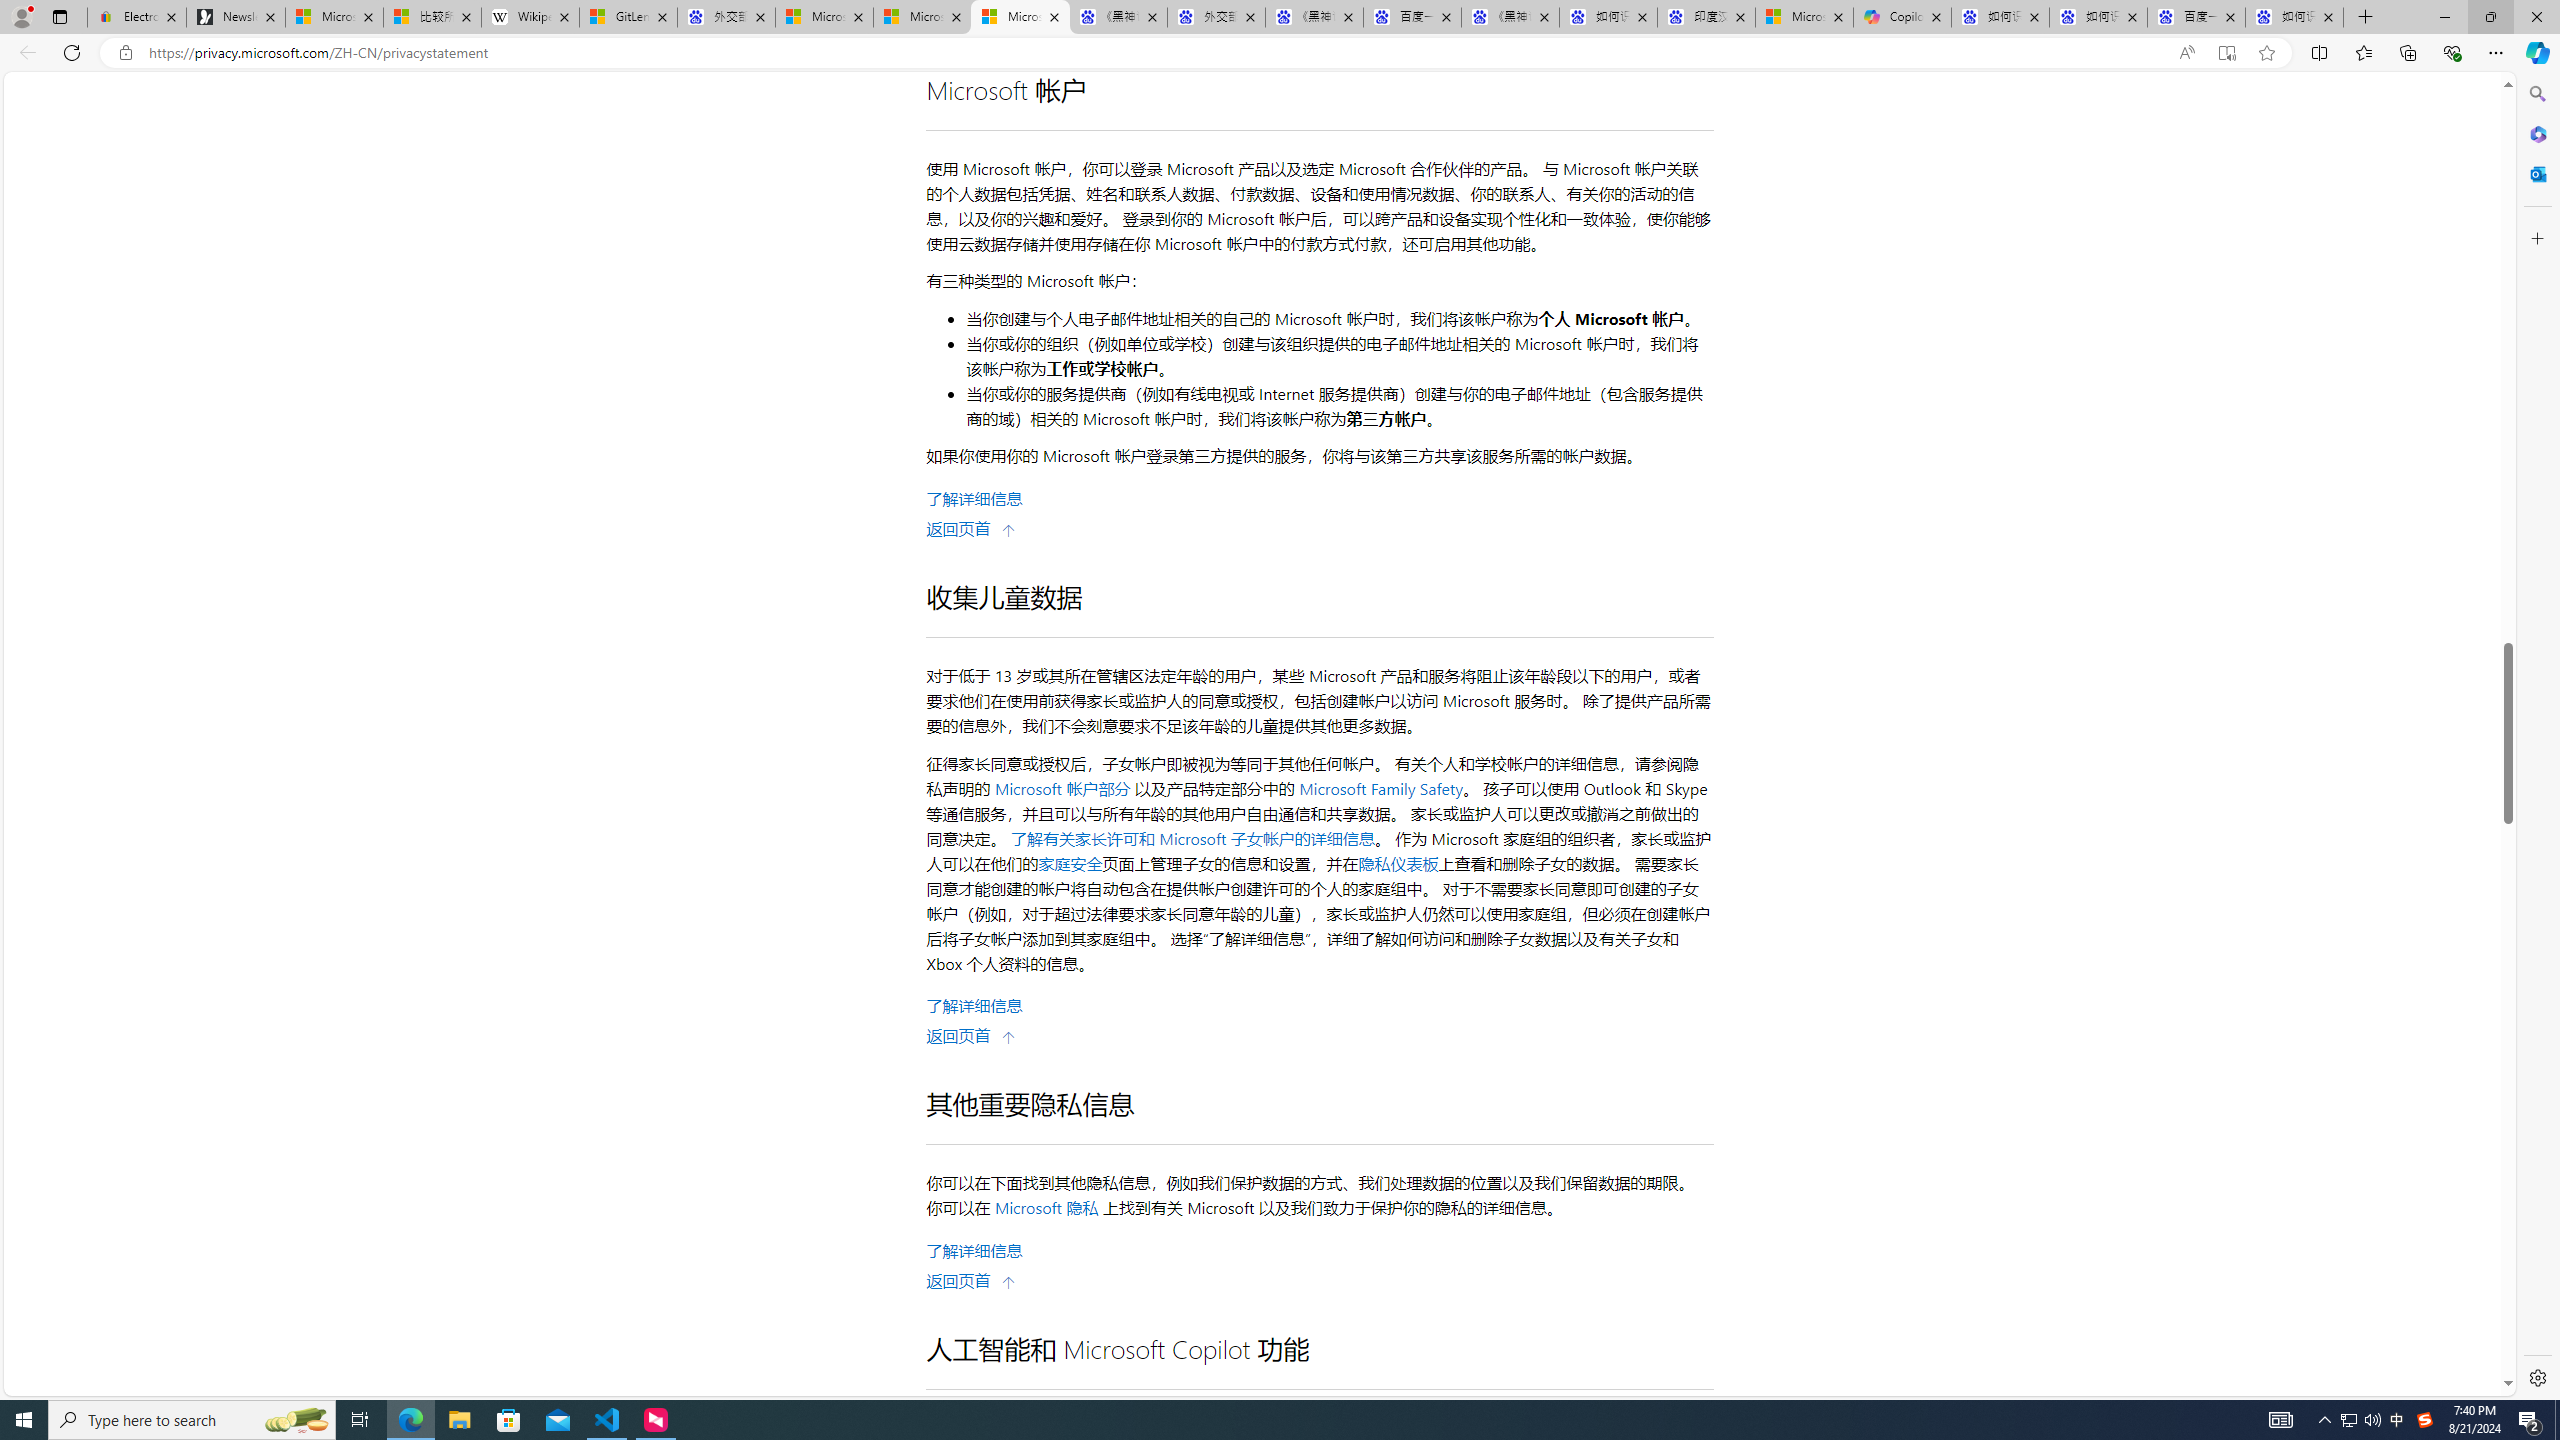 The image size is (2560, 1440). What do you see at coordinates (1378, 788) in the screenshot?
I see `'Microsoft Family Safety'` at bounding box center [1378, 788].